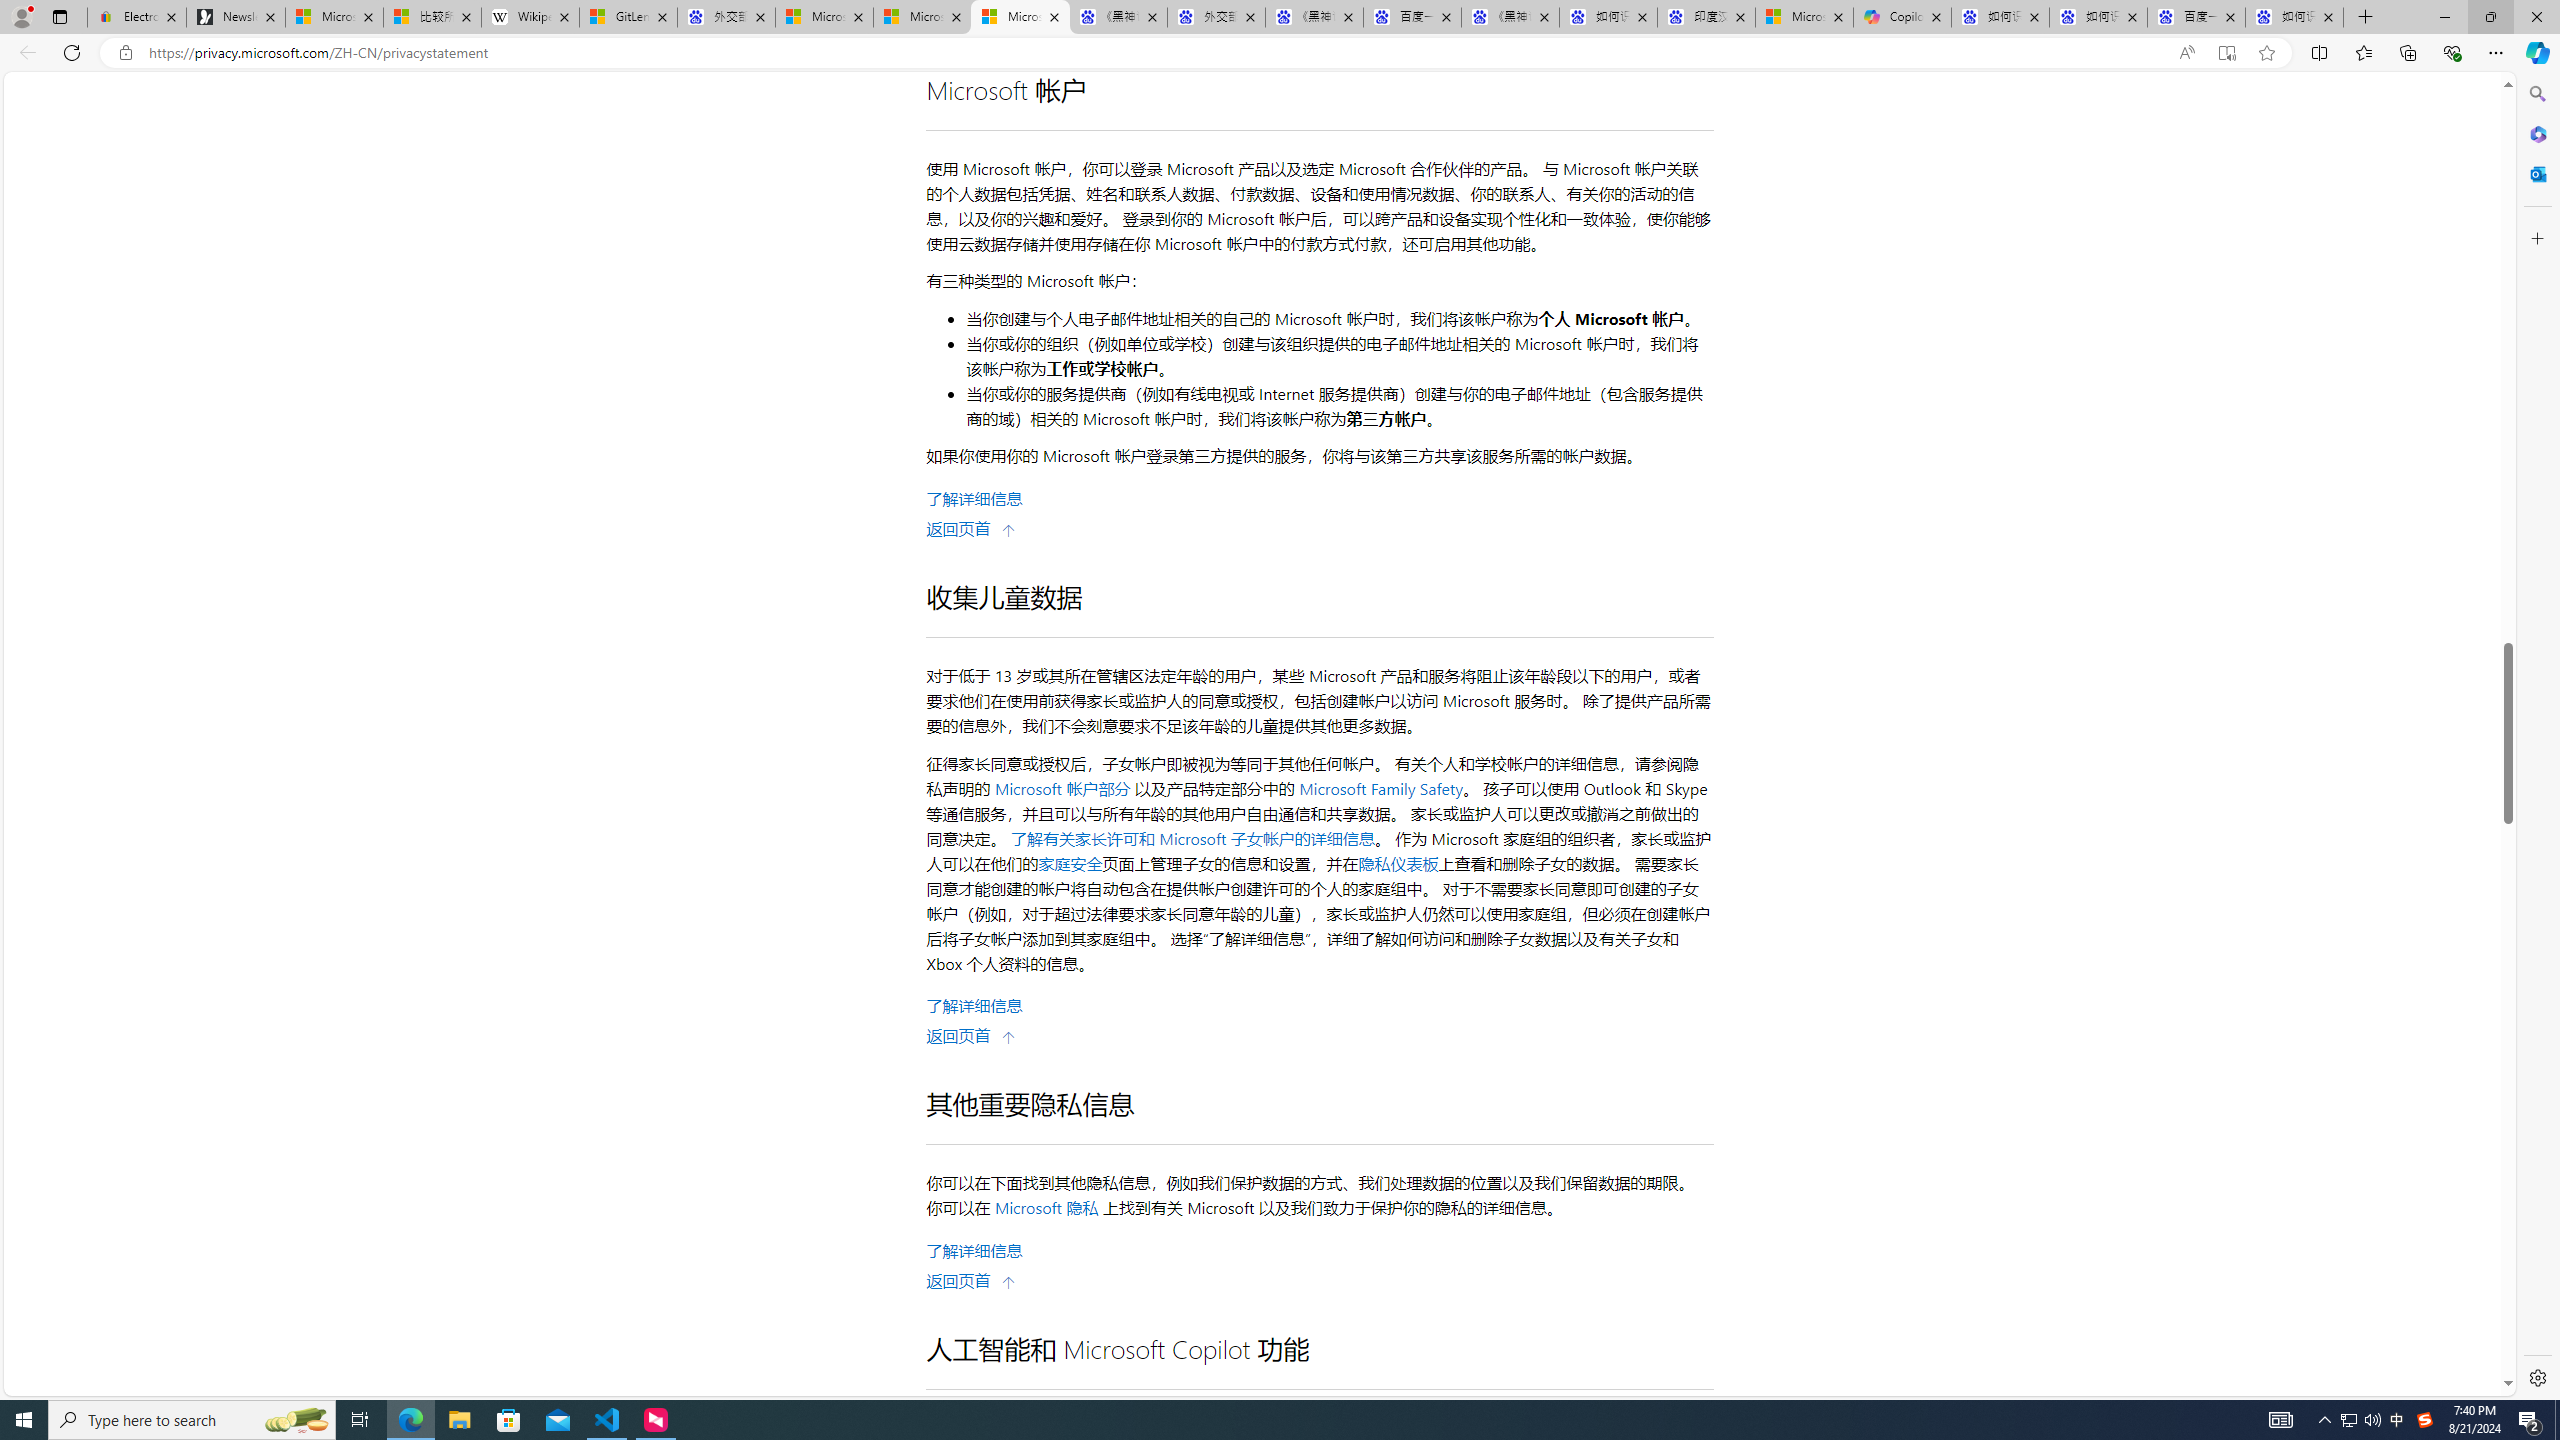 The image size is (2560, 1440). What do you see at coordinates (1378, 788) in the screenshot?
I see `'Microsoft Family Safety'` at bounding box center [1378, 788].